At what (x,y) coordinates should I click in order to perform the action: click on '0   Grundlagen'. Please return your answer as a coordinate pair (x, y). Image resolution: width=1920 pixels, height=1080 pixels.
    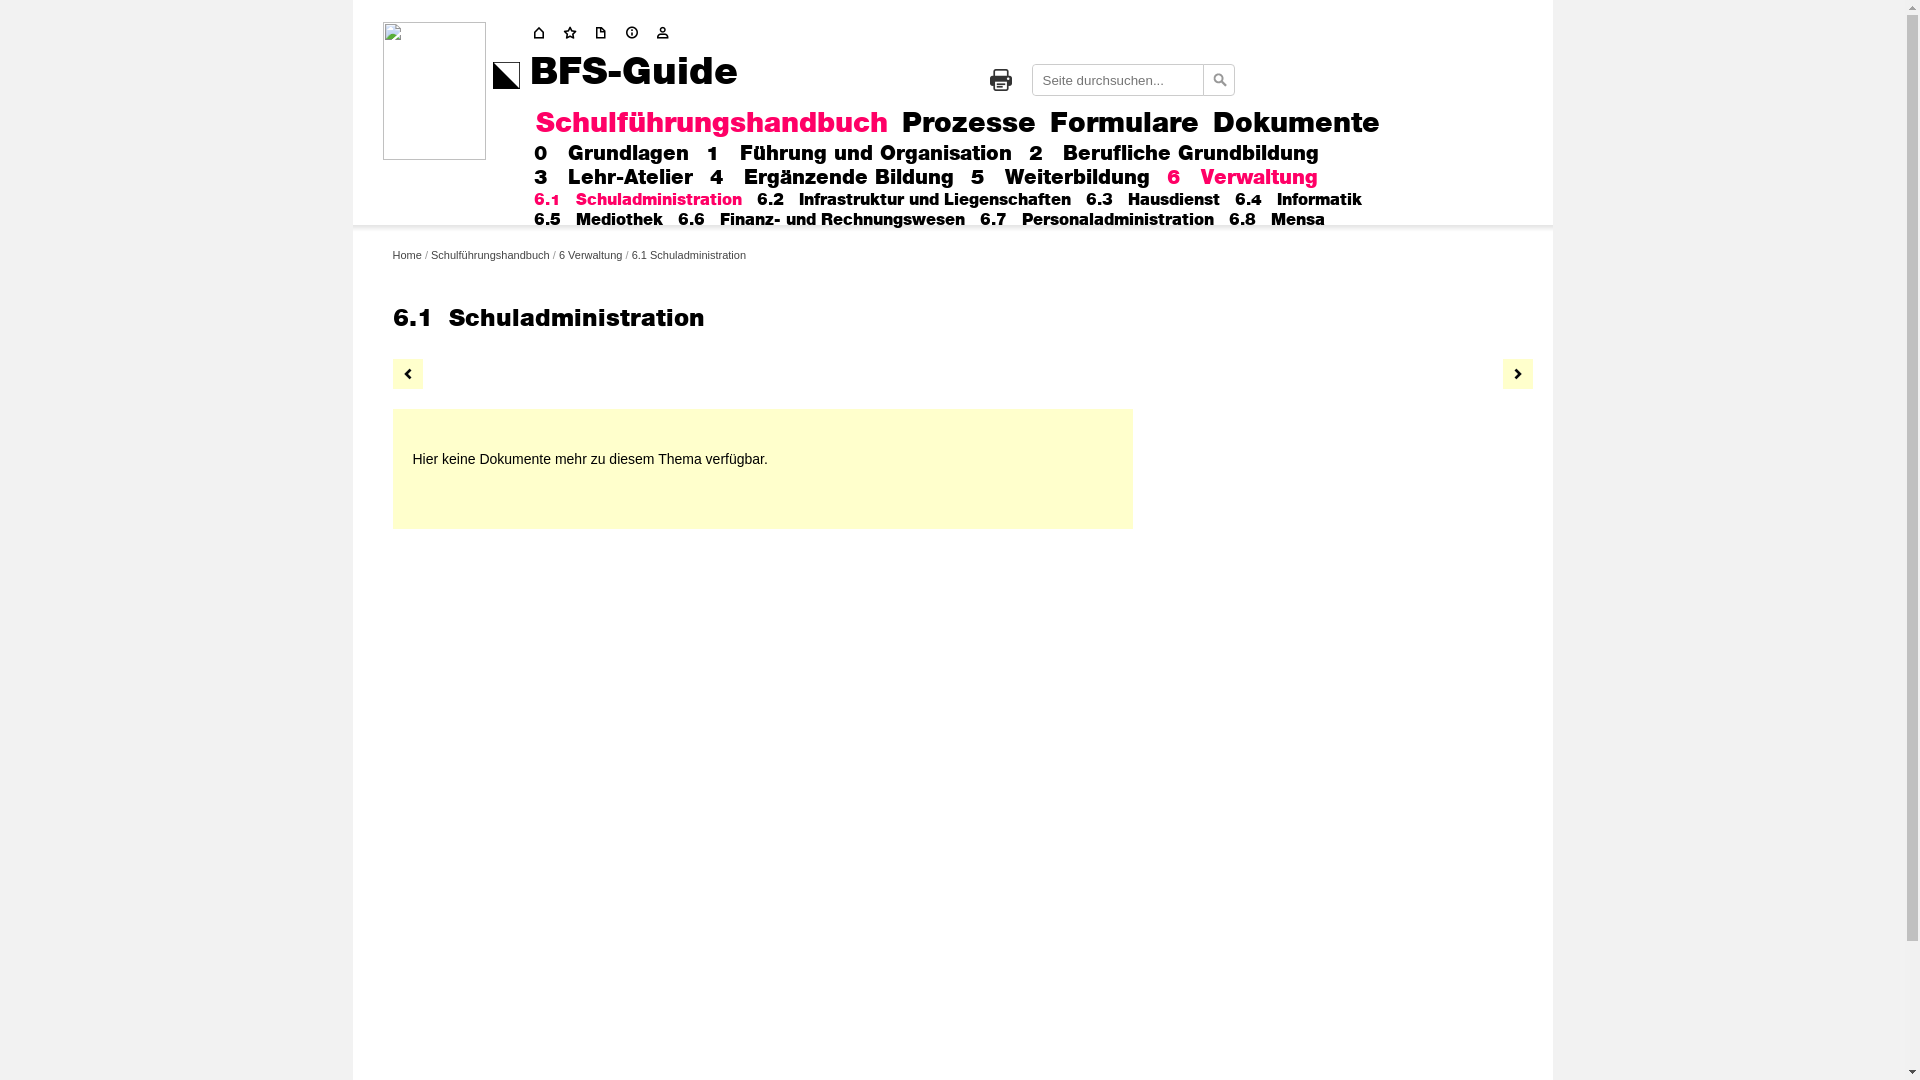
    Looking at the image, I should click on (610, 153).